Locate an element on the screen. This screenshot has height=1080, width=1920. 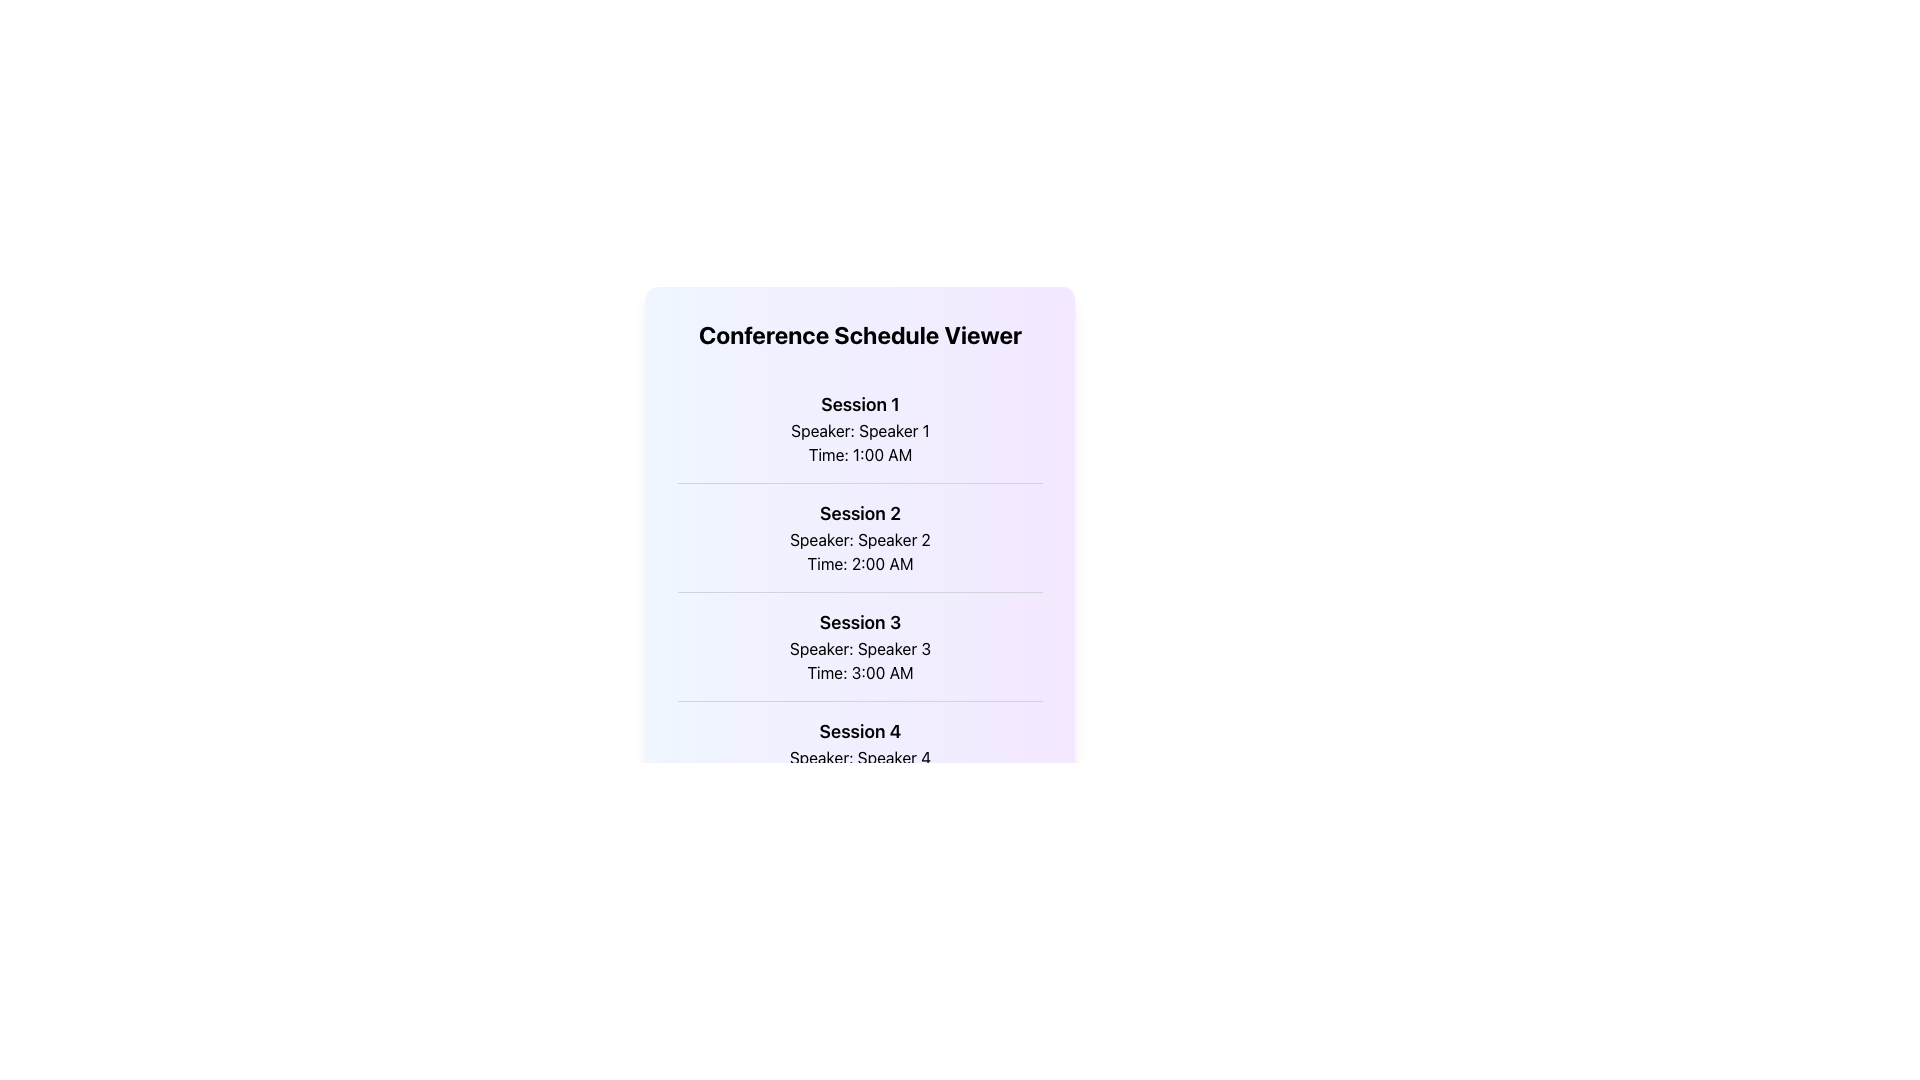
text from the first session item in the list, which contains 'Session 1', 'Speaker: Speaker 1', and 'Time: 1:00 AM' is located at coordinates (860, 427).